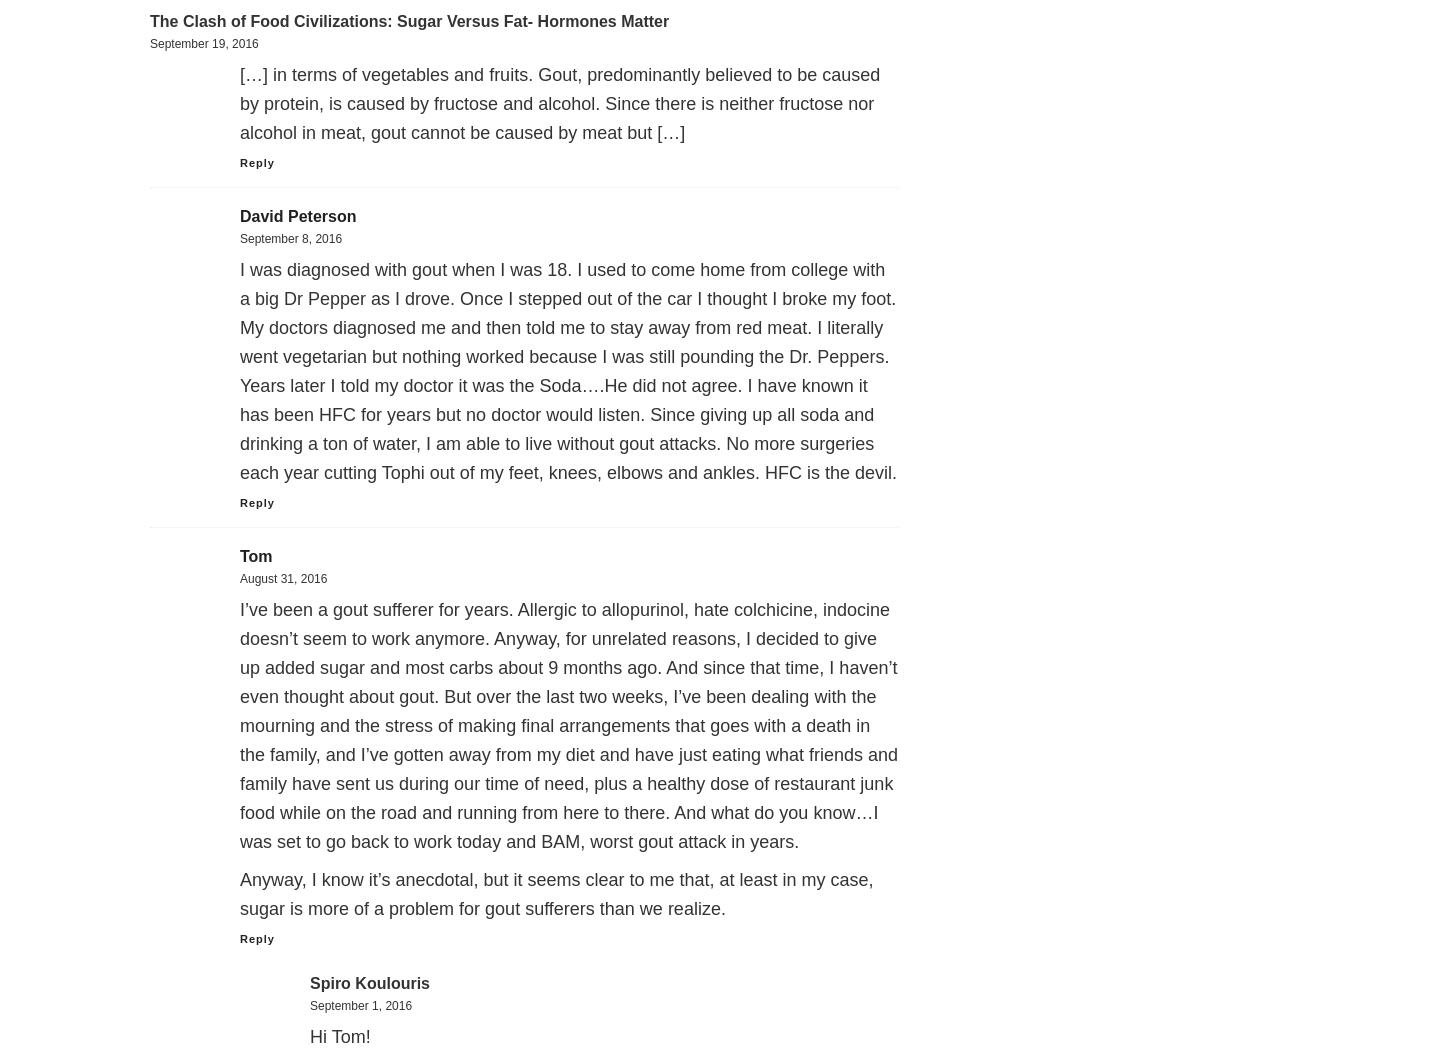 Image resolution: width=1440 pixels, height=1055 pixels. What do you see at coordinates (568, 726) in the screenshot?
I see `'I’ve been a gout sufferer for years.  Allergic to allopurinol, hate colchicine, indocine doesn’t seem to work anymore.  Anyway, for unrelated reasons, I decided to give up added sugar and most carbs about 9 months ago. And since that time, I haven’t even thought about gout.  But over the last two weeks, I’ve been dealing with the mourning and the stress of making final arrangements that goes with a death in the family, and I’ve gotten away from my diet and have just eating what friends and family have sent us during our time of need, plus a healthy dose of restaurant junk food while on the road and running from here to there.  And what do you know…I was set to go back to work today and BAM, worst gout attack in years.'` at bounding box center [568, 726].